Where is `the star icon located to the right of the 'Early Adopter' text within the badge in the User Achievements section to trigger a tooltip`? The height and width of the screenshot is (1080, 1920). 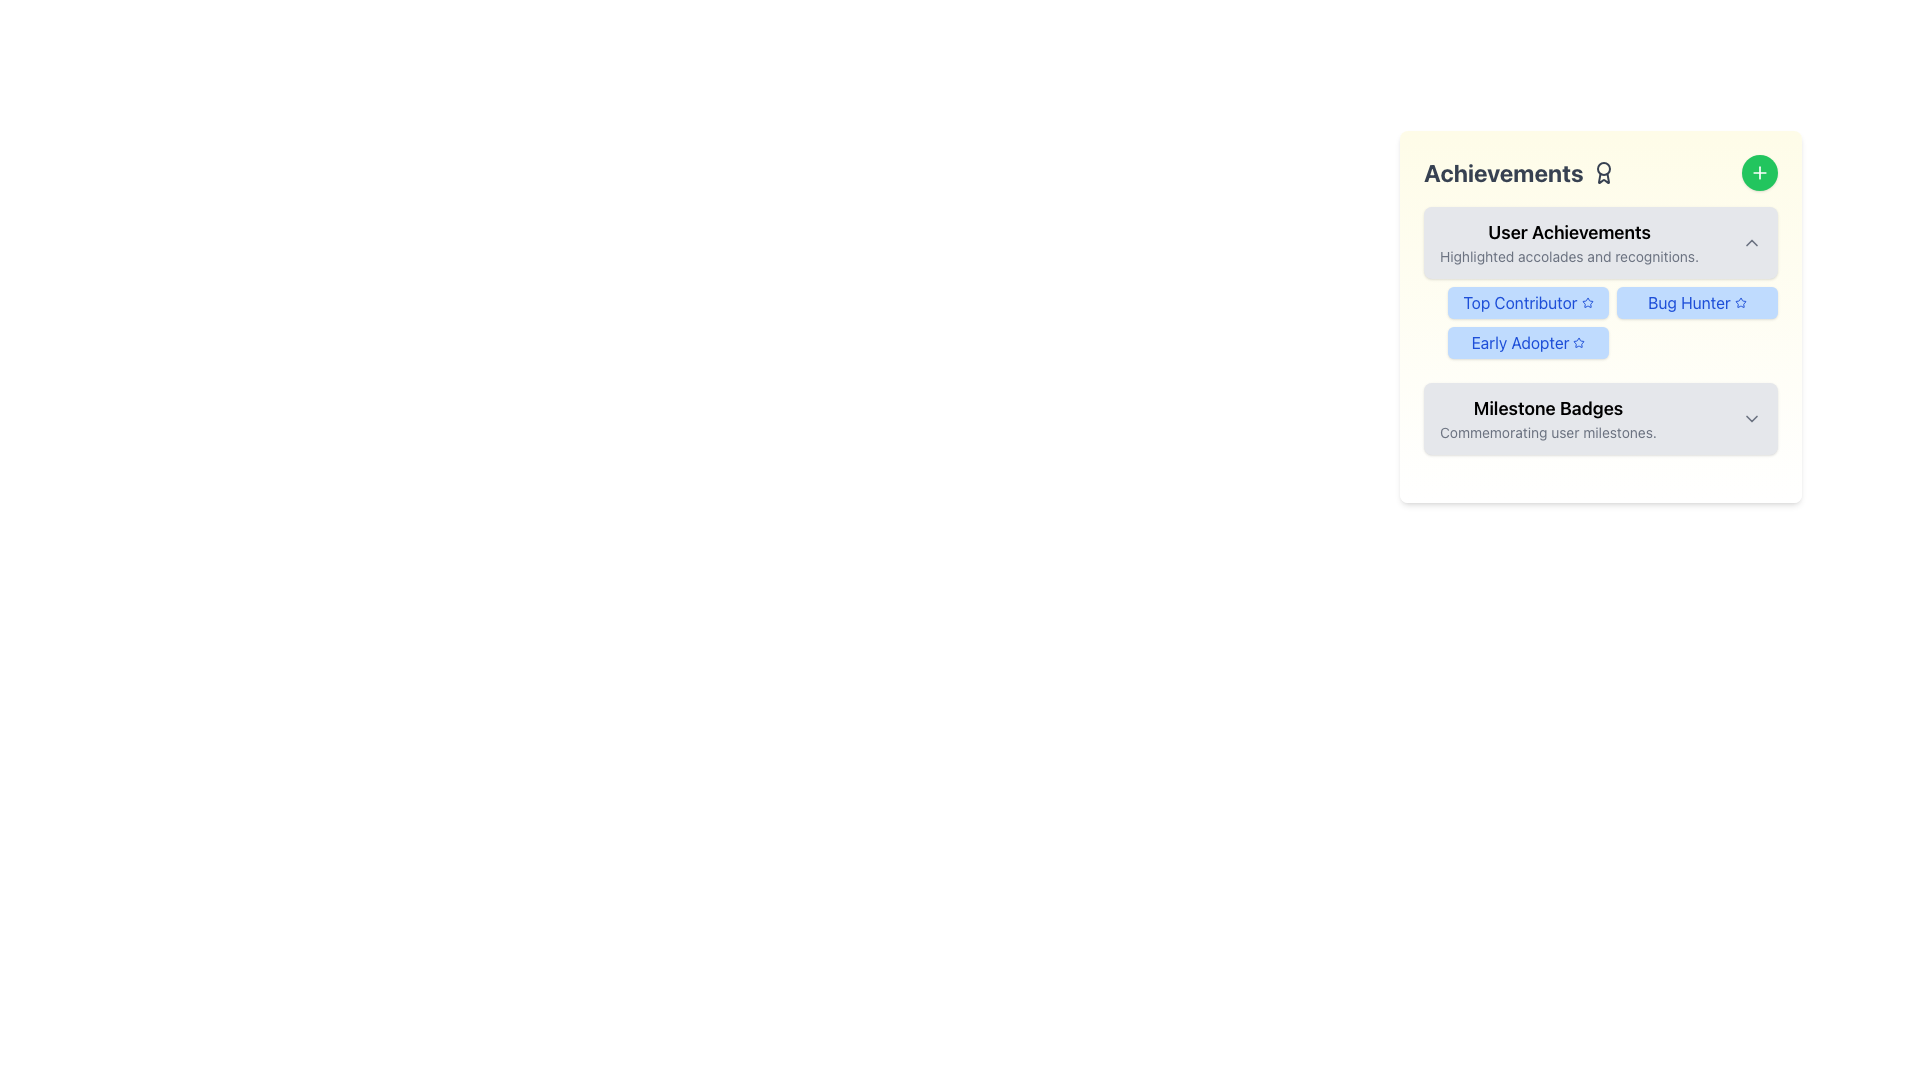
the star icon located to the right of the 'Early Adopter' text within the badge in the User Achievements section to trigger a tooltip is located at coordinates (1578, 342).